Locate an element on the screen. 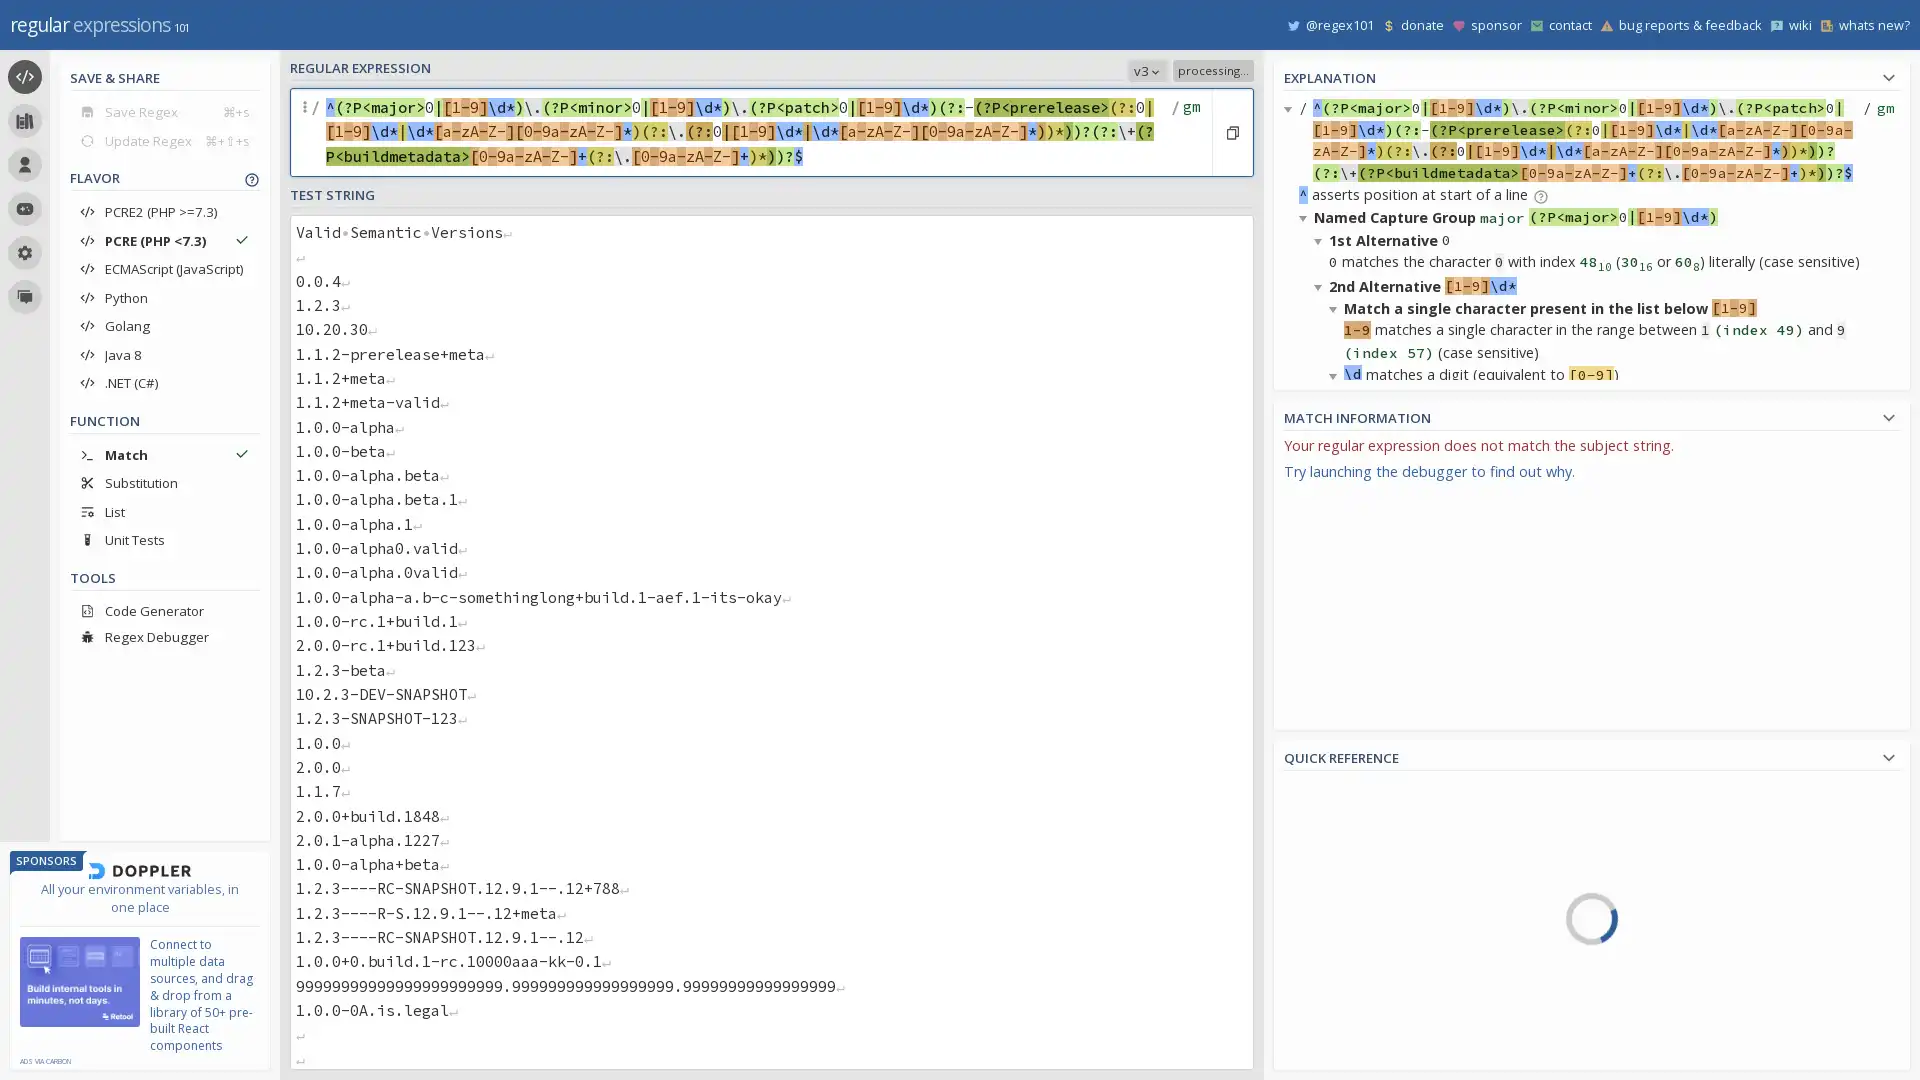  Meta Sequences is located at coordinates (1377, 944).